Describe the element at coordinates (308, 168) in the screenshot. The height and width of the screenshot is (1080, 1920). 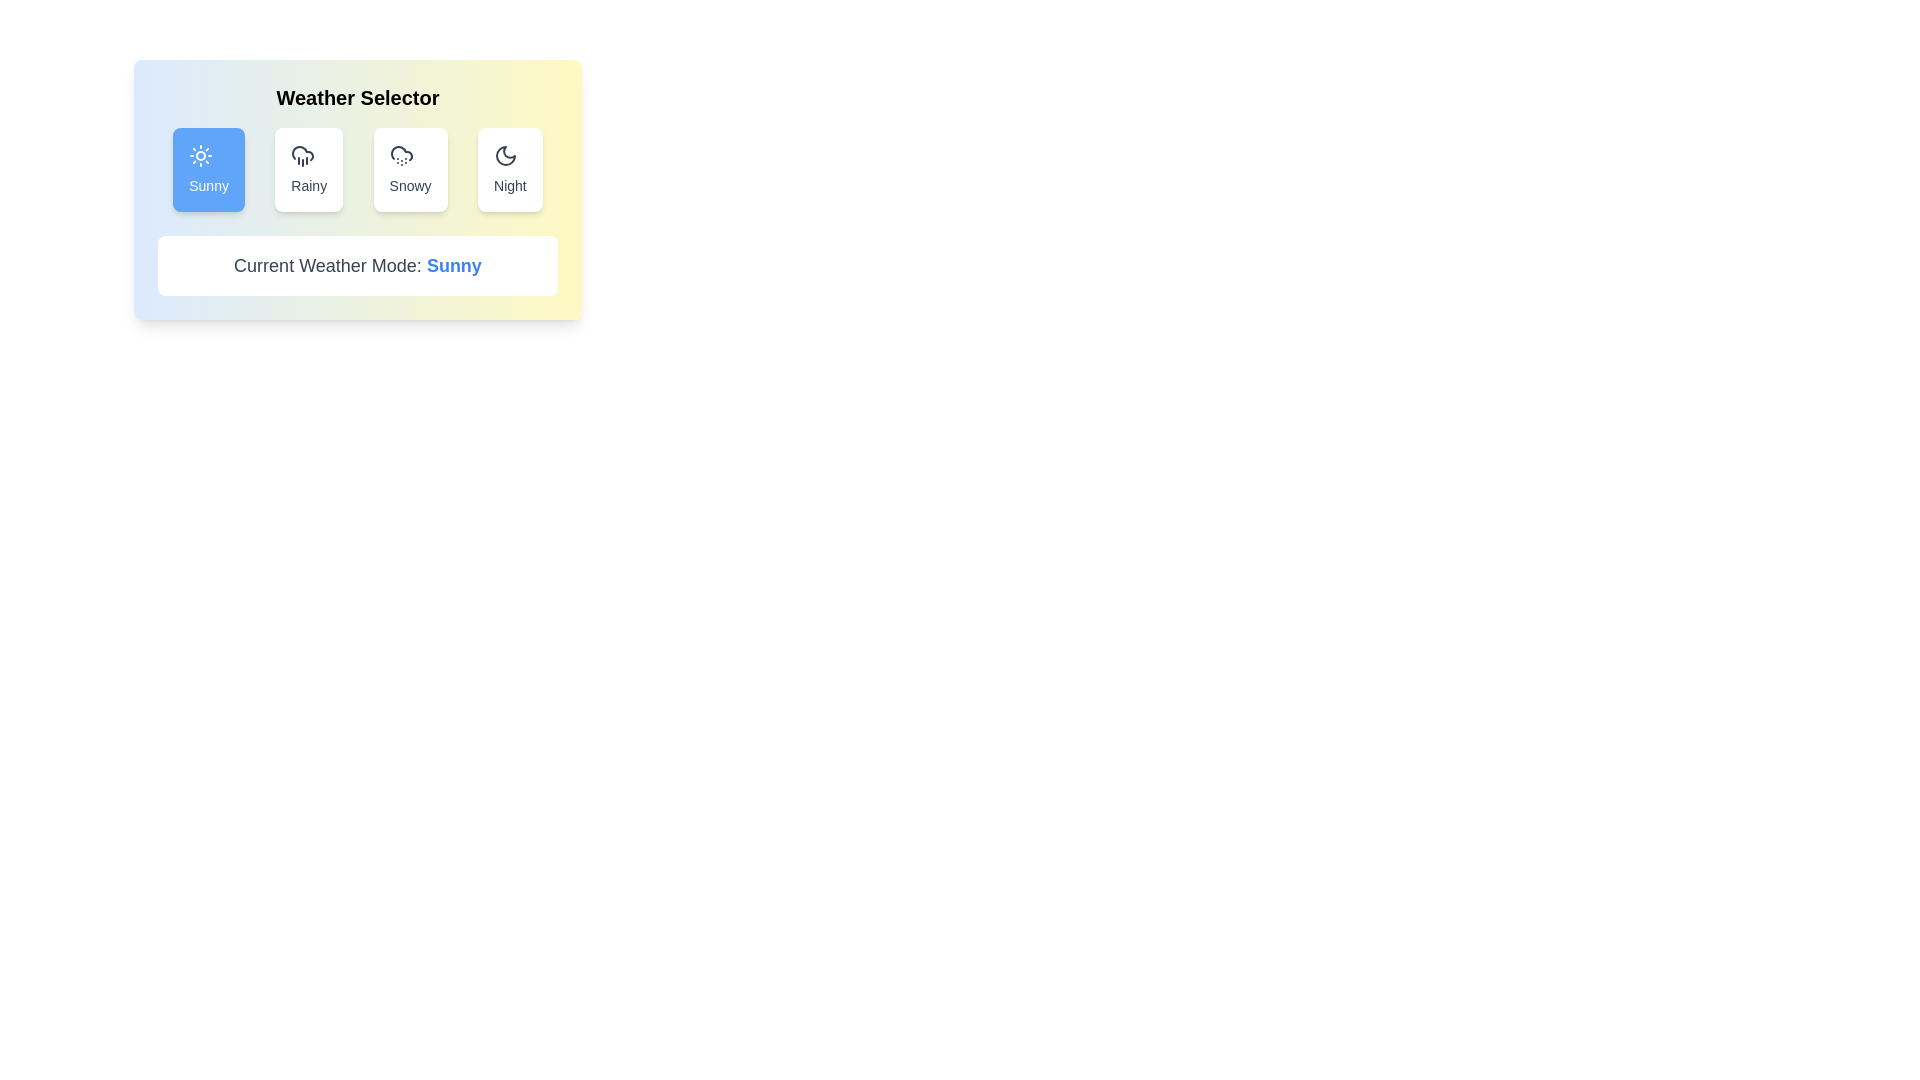
I see `the button corresponding to the weather option Rainy` at that location.